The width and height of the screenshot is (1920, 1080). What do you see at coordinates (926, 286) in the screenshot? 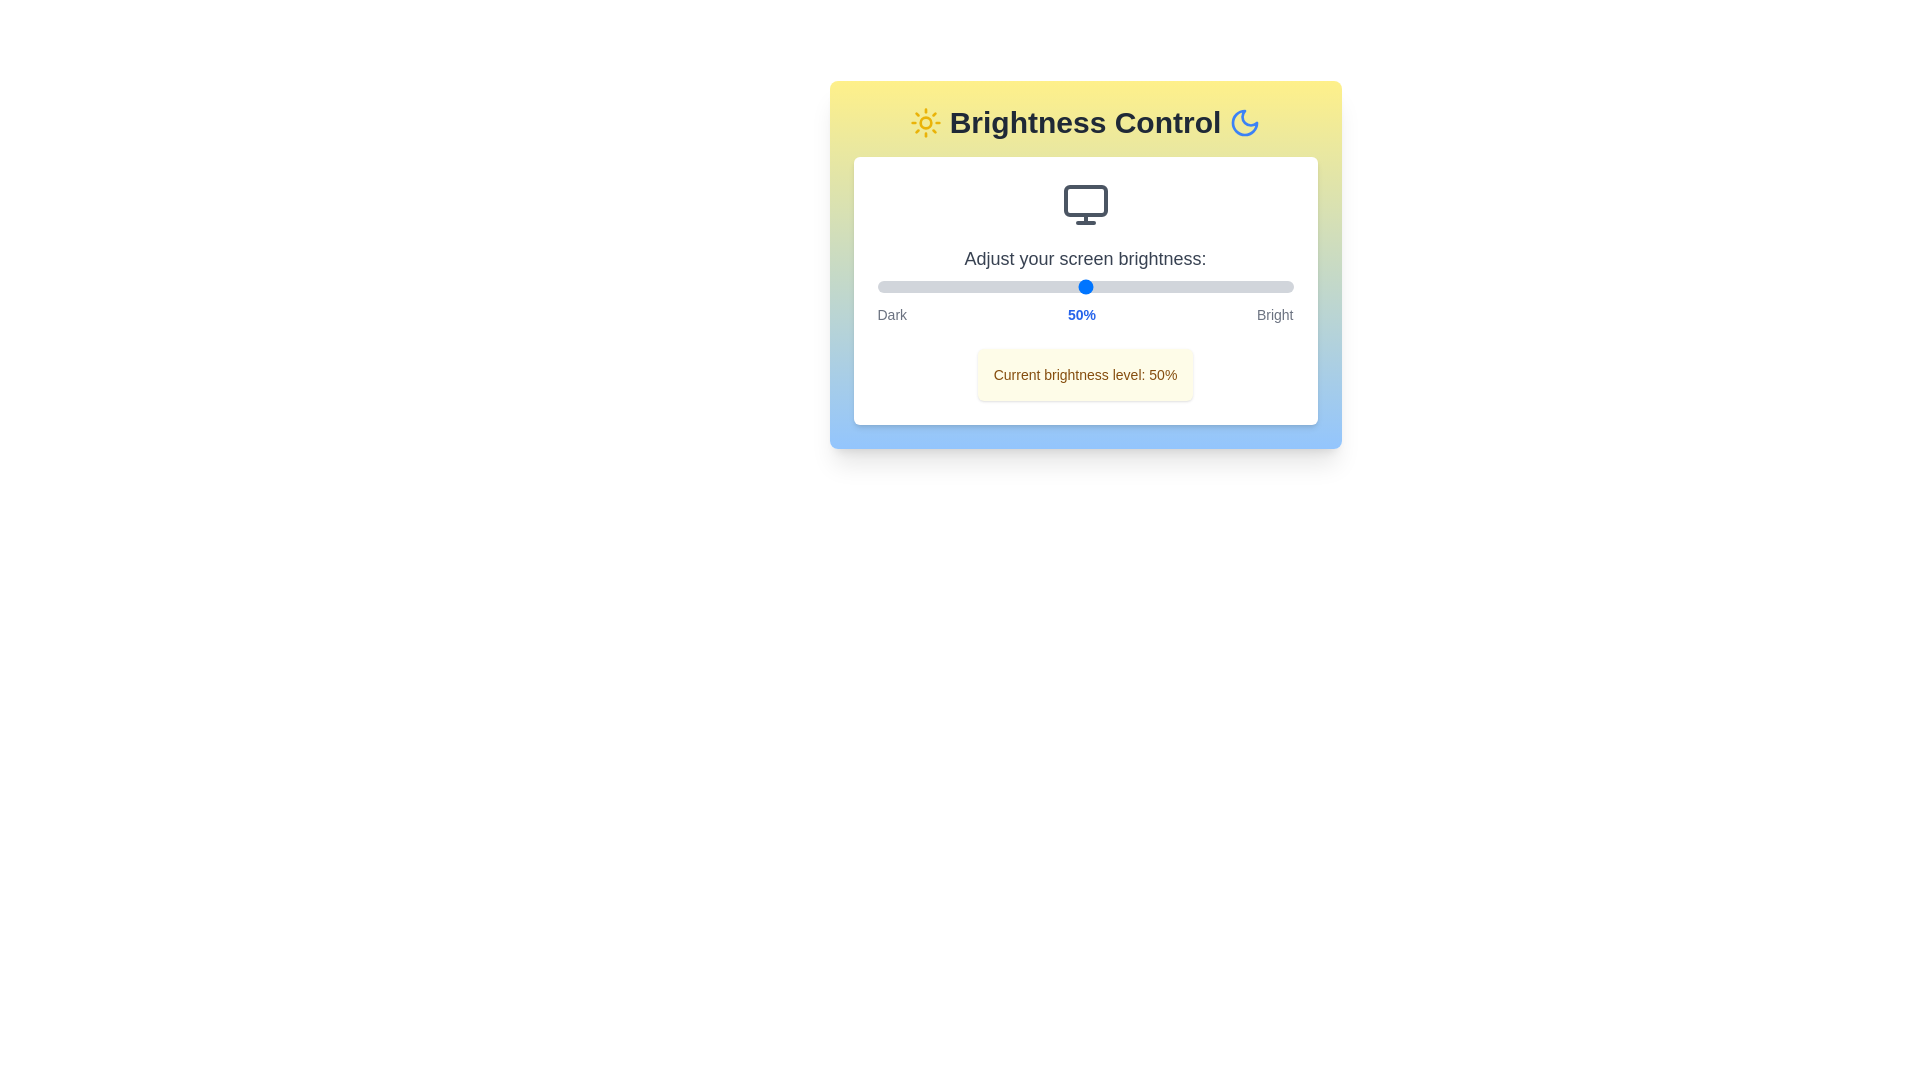
I see `the brightness to 12% by interacting with the slider` at bounding box center [926, 286].